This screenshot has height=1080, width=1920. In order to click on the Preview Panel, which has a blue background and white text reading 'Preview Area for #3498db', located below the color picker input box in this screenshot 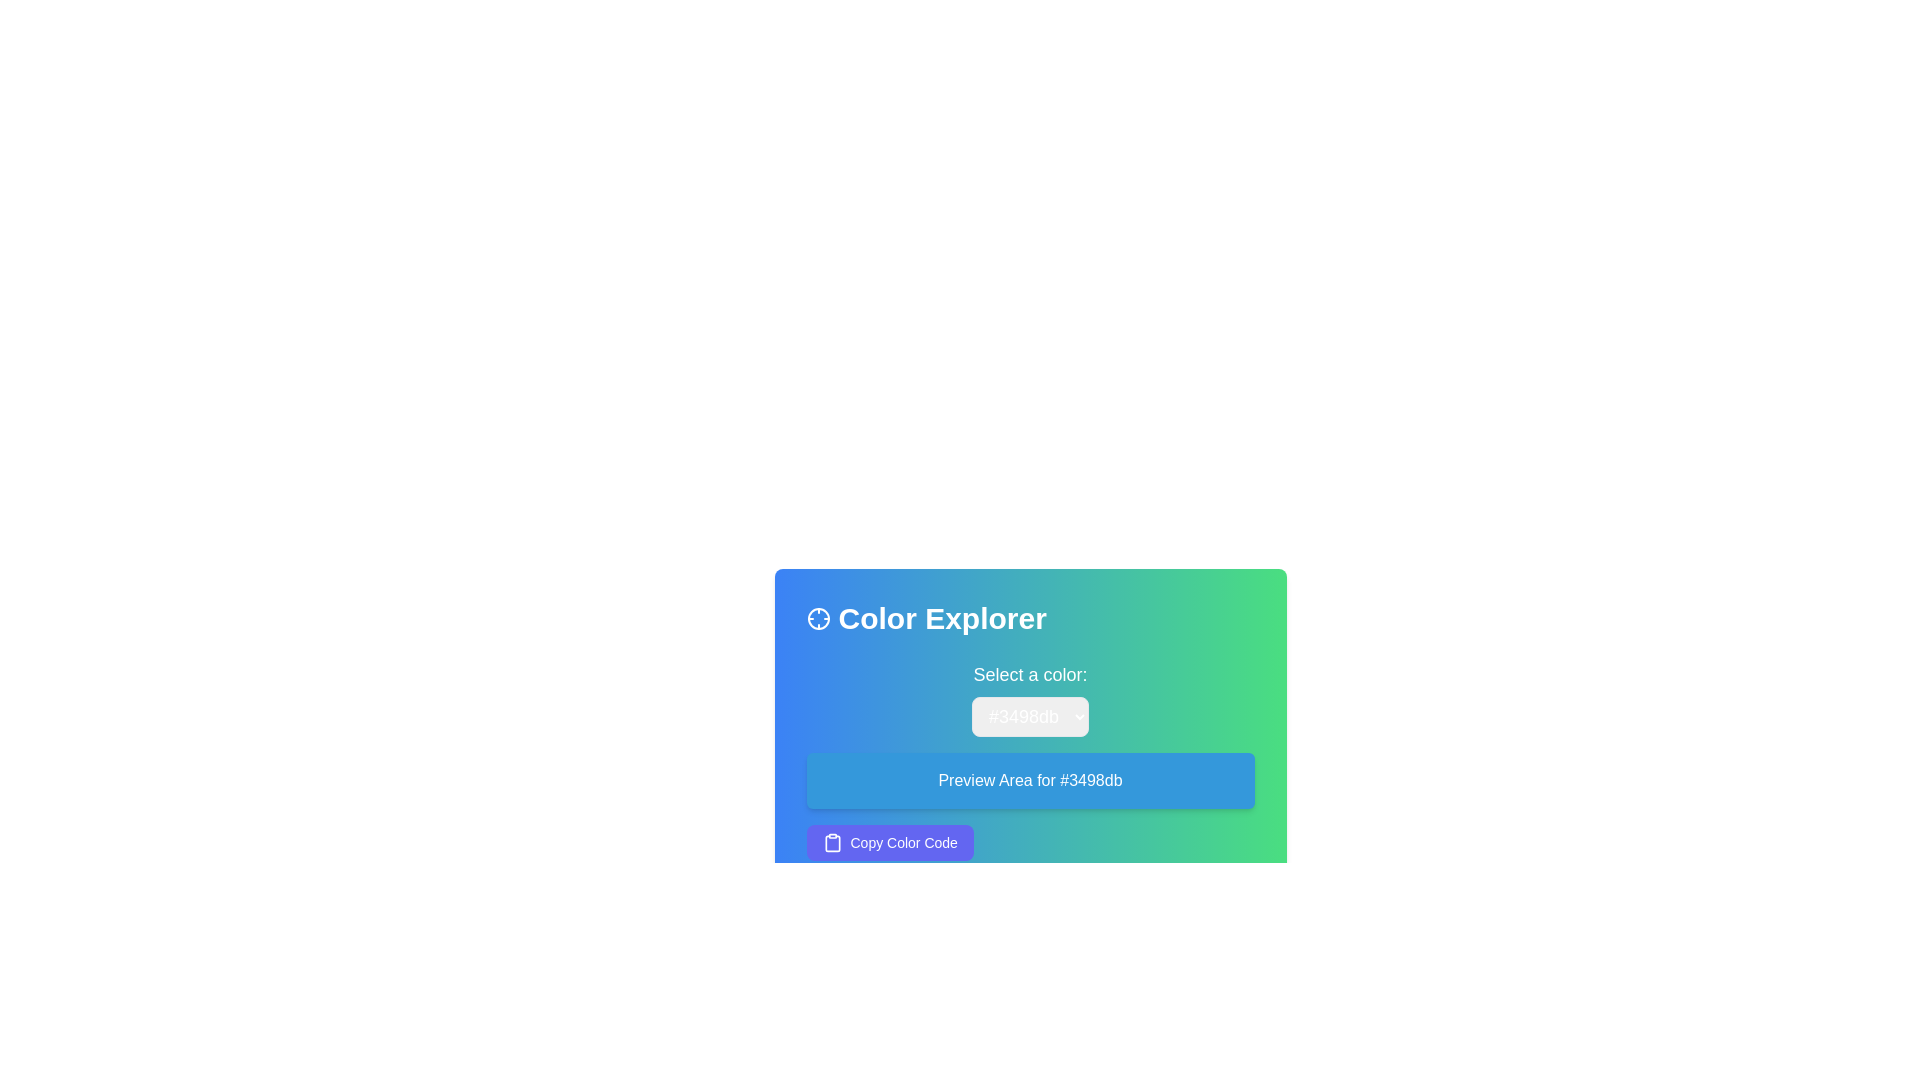, I will do `click(1030, 779)`.